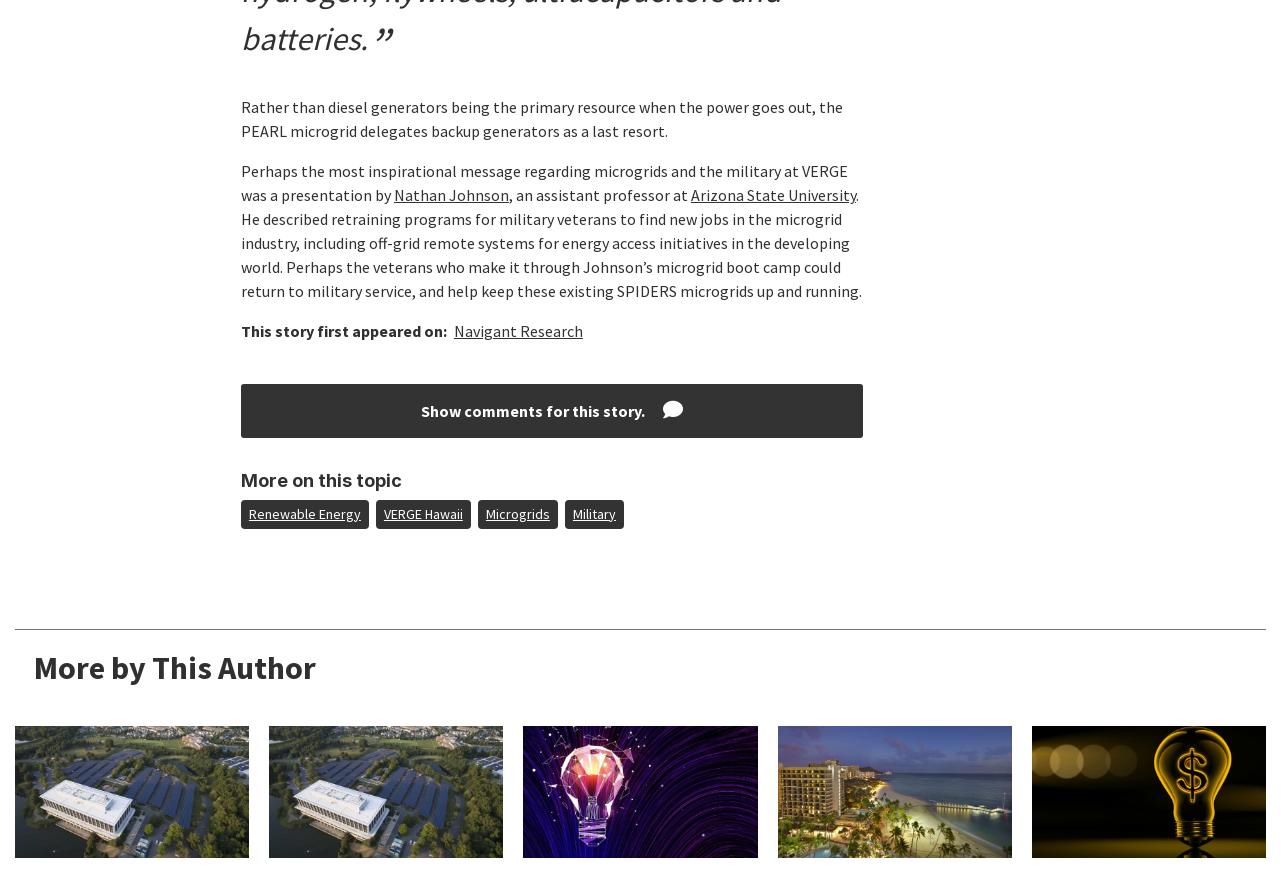  I want to click on 'Rather than diesel generators being the primary resource when the power goes out, the PEARL microgrid delegates backup generators as a last resort.', so click(539, 119).